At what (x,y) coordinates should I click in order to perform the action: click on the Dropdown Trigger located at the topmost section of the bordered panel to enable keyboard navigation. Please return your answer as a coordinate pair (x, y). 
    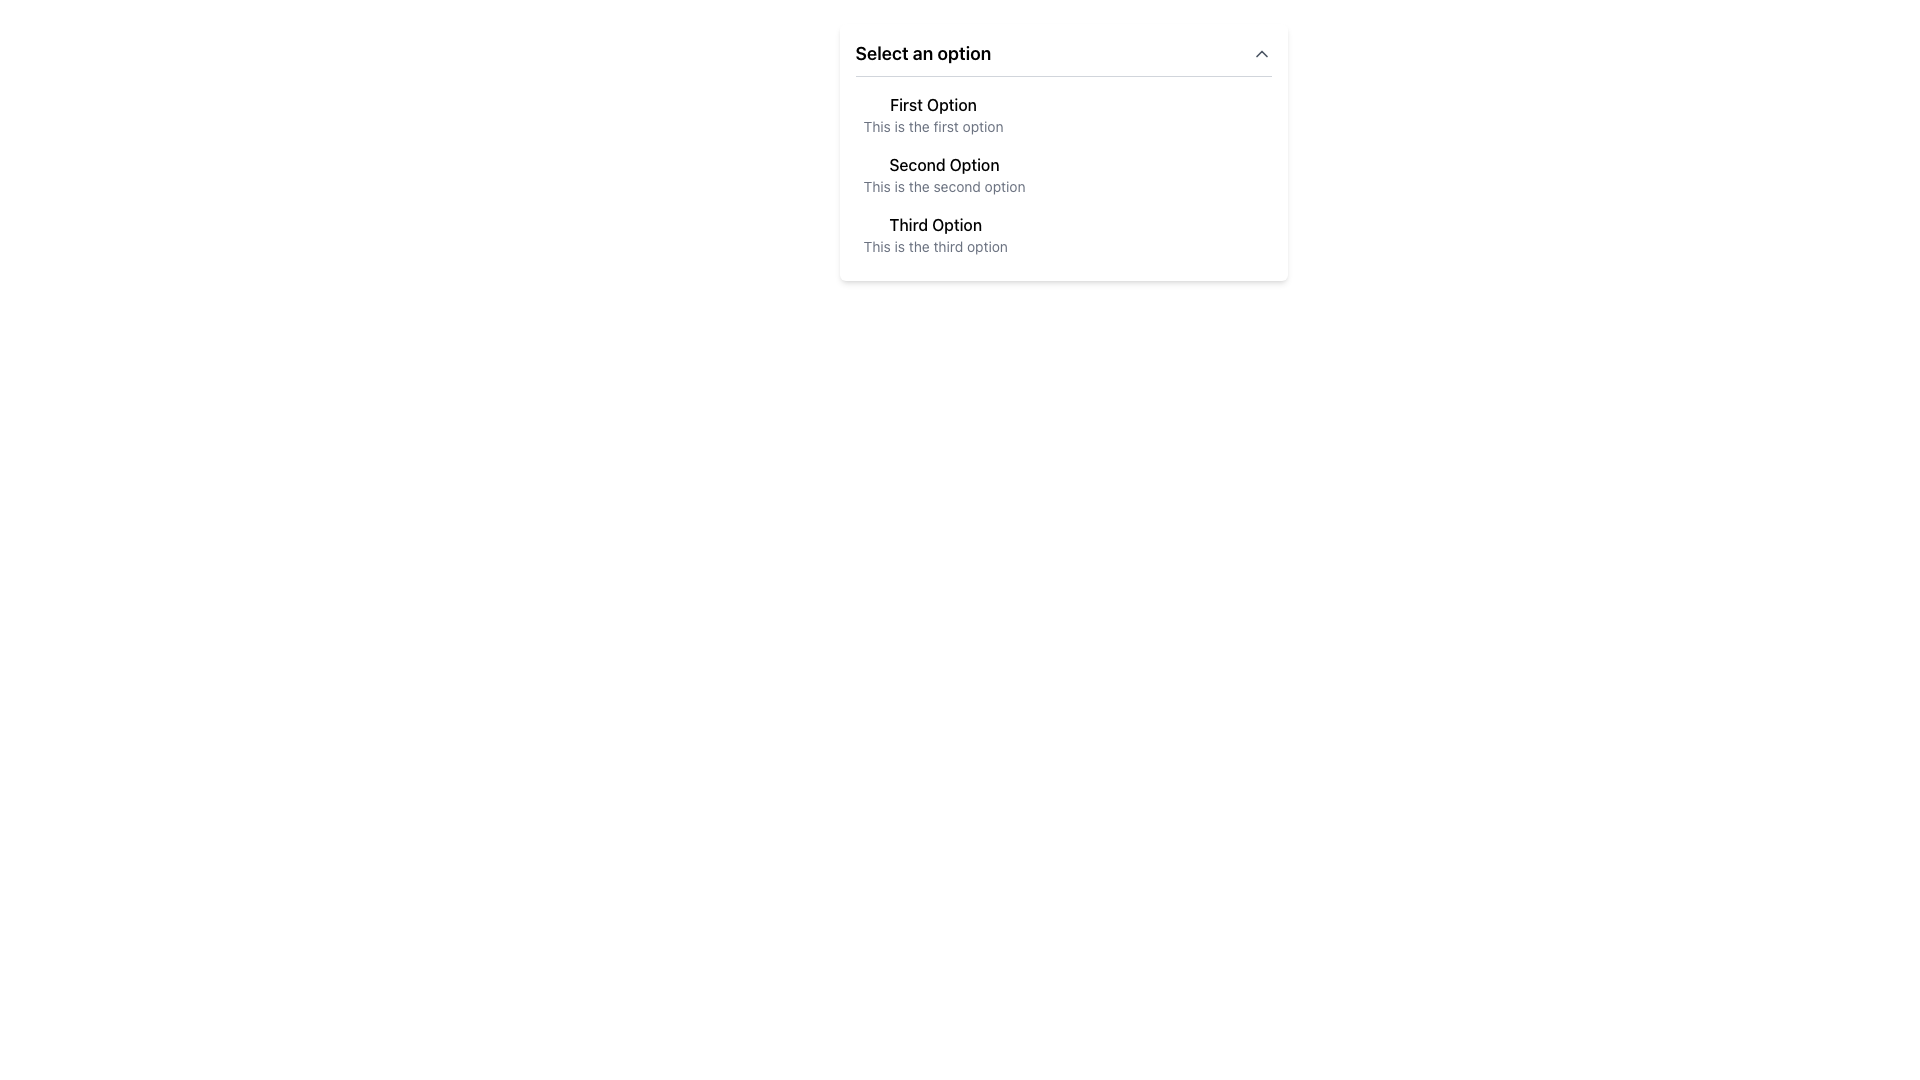
    Looking at the image, I should click on (1062, 53).